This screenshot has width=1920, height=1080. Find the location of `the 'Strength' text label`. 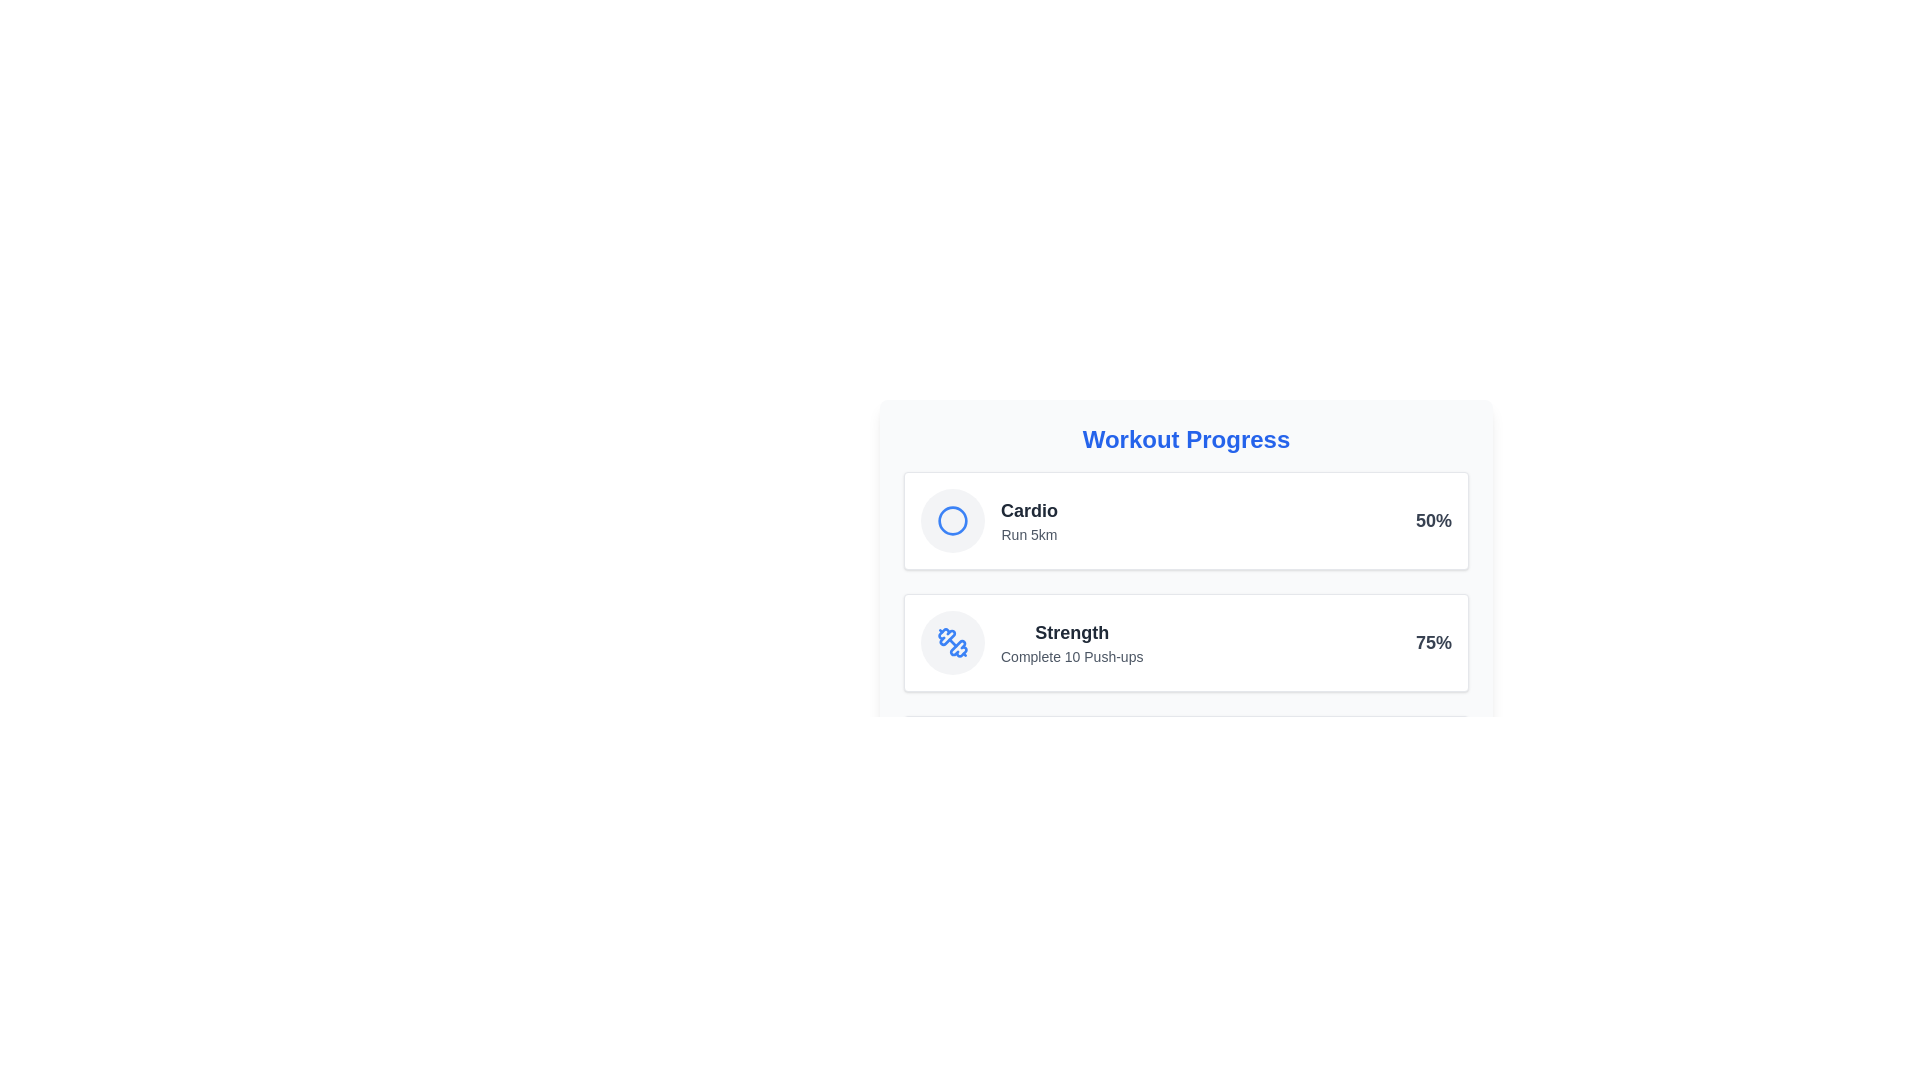

the 'Strength' text label is located at coordinates (1071, 632).